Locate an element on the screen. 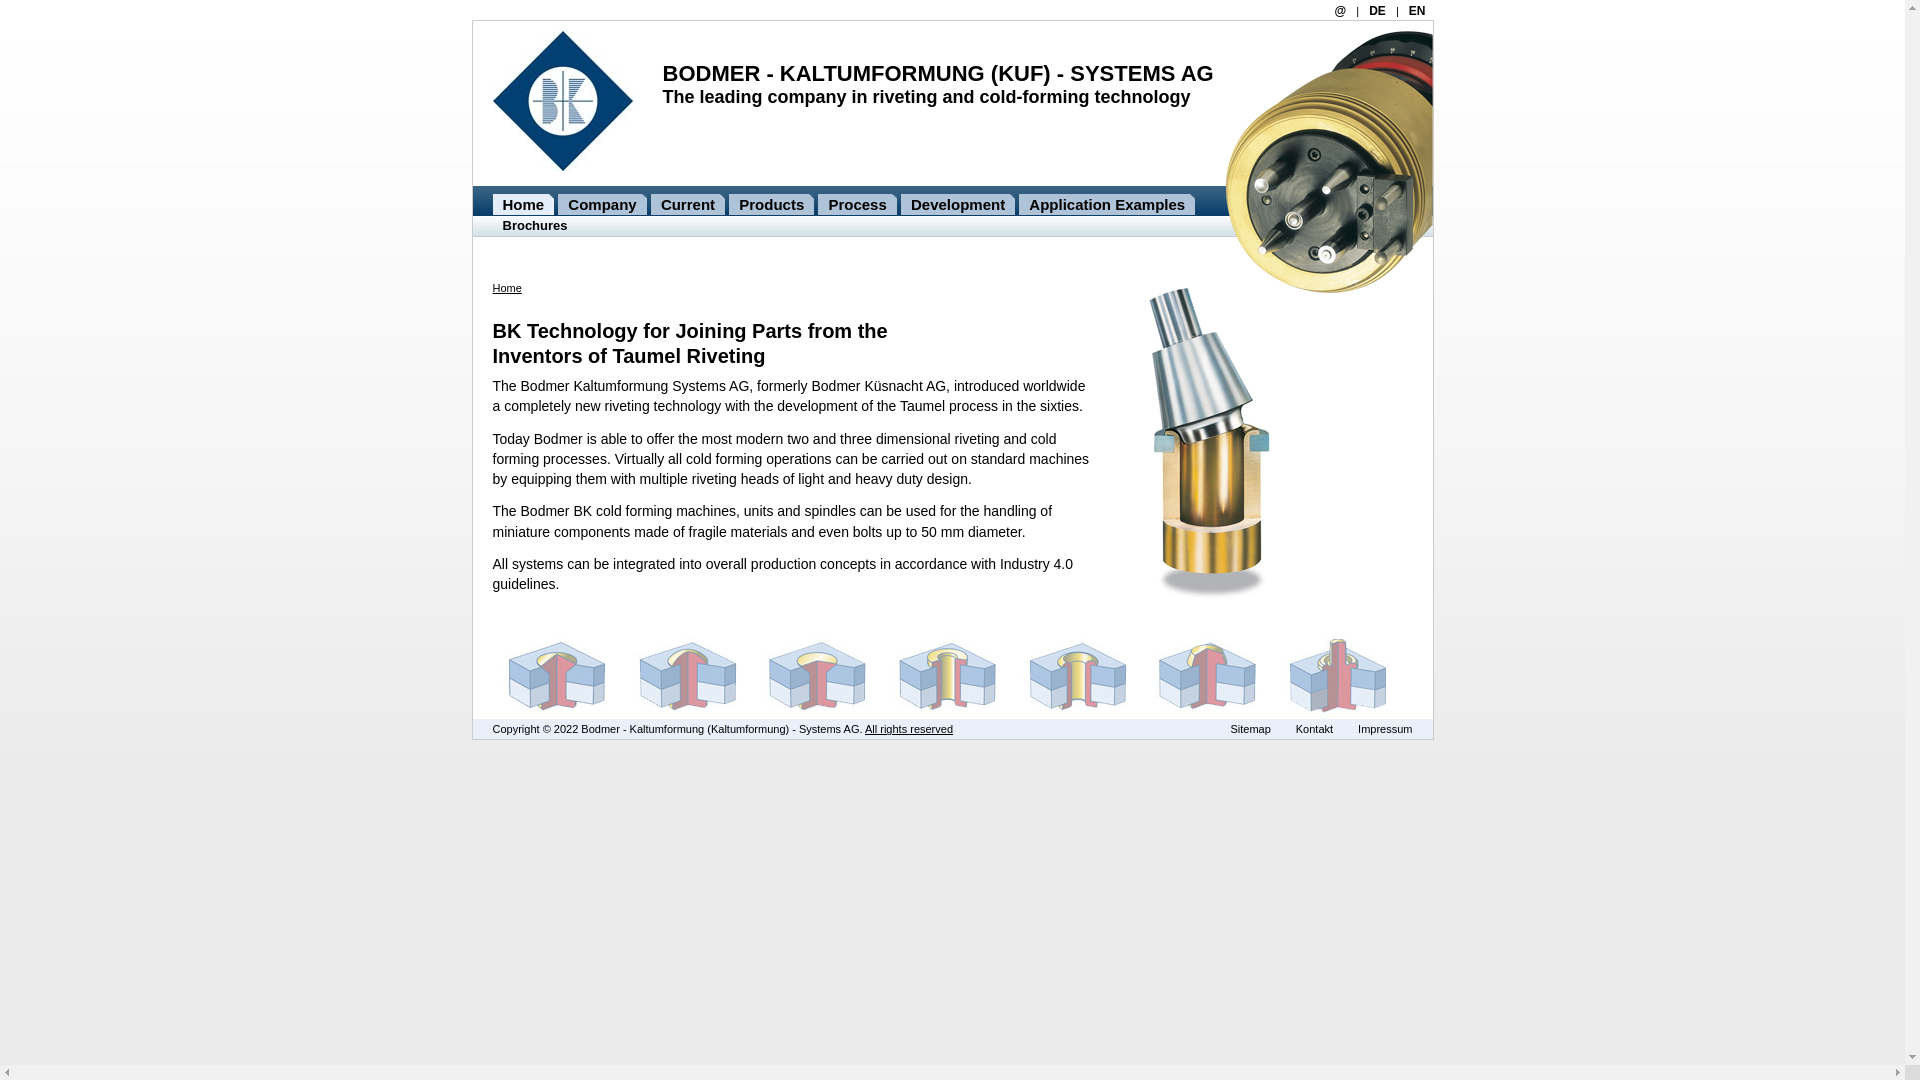 This screenshot has height=1080, width=1920. 'Application Examples' is located at coordinates (1018, 204).